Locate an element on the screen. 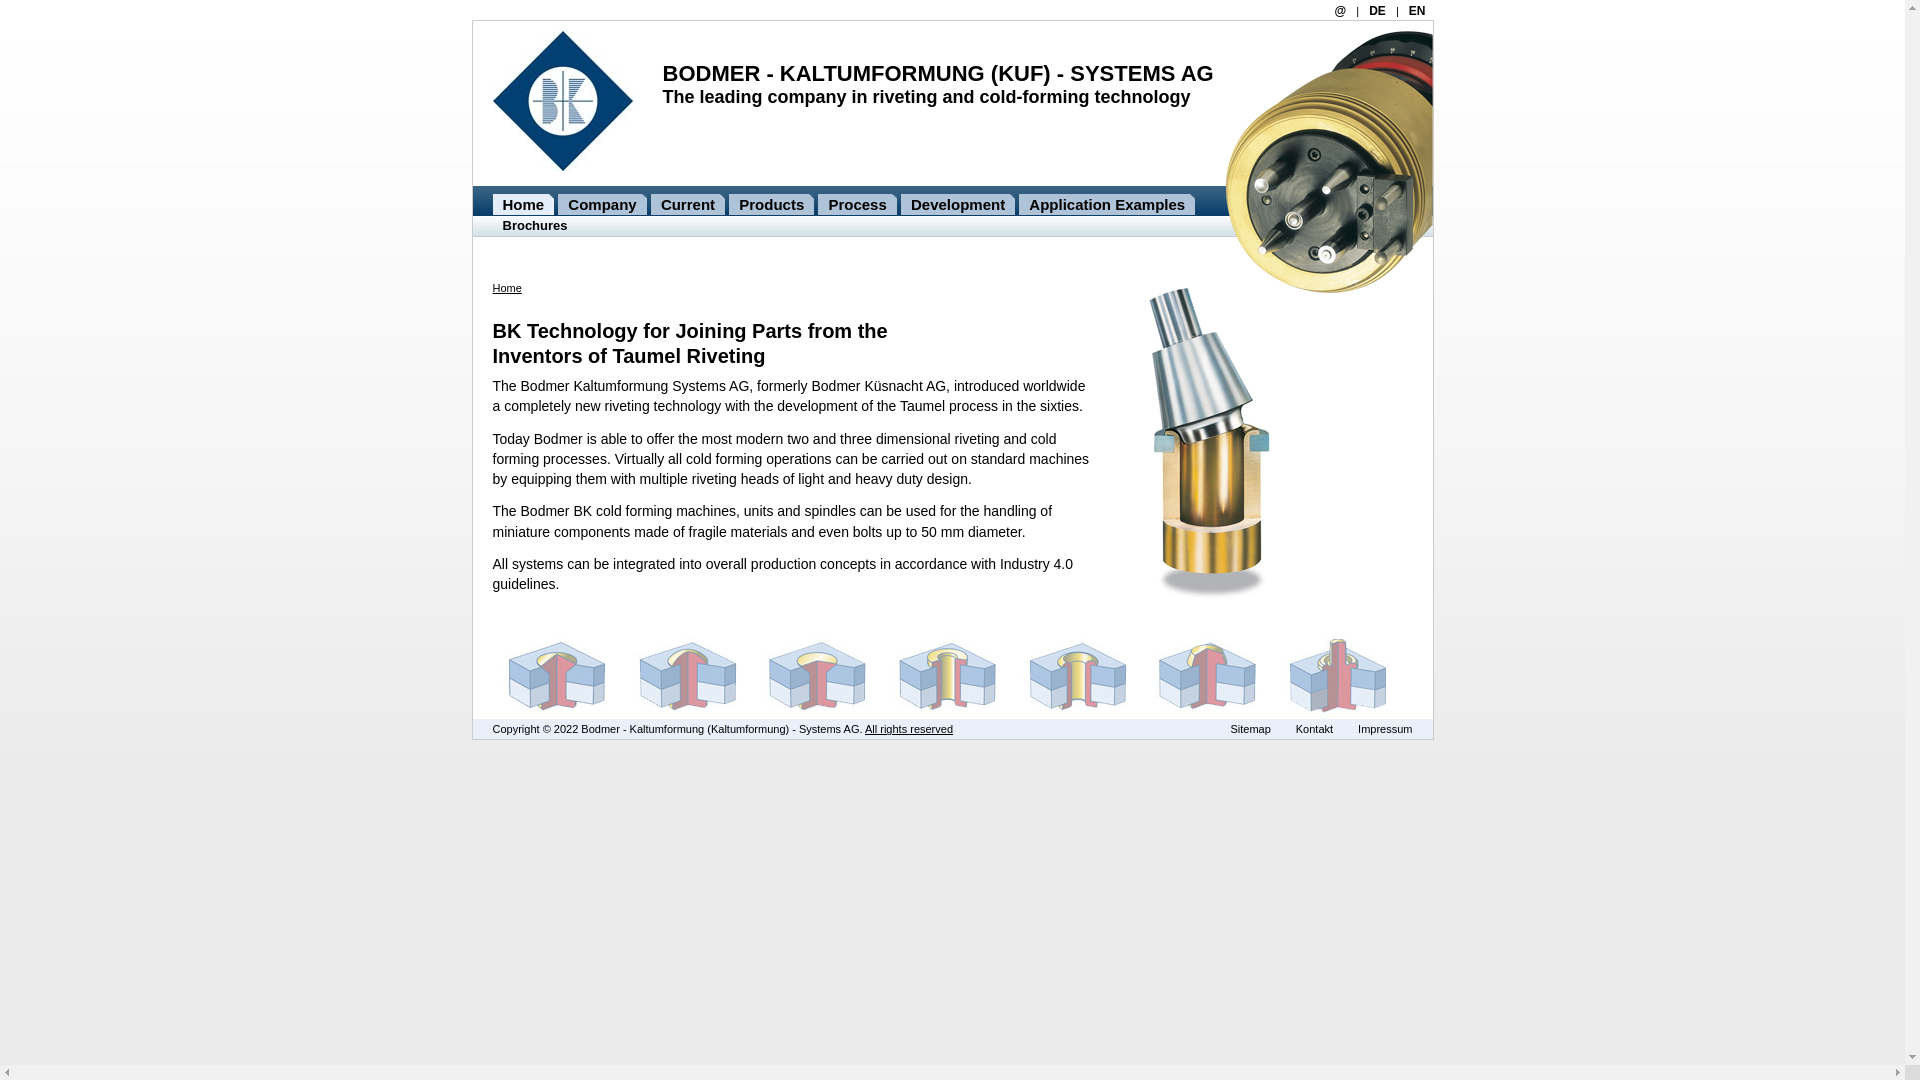 This screenshot has height=1080, width=1920. 'Application Examples' is located at coordinates (1018, 204).